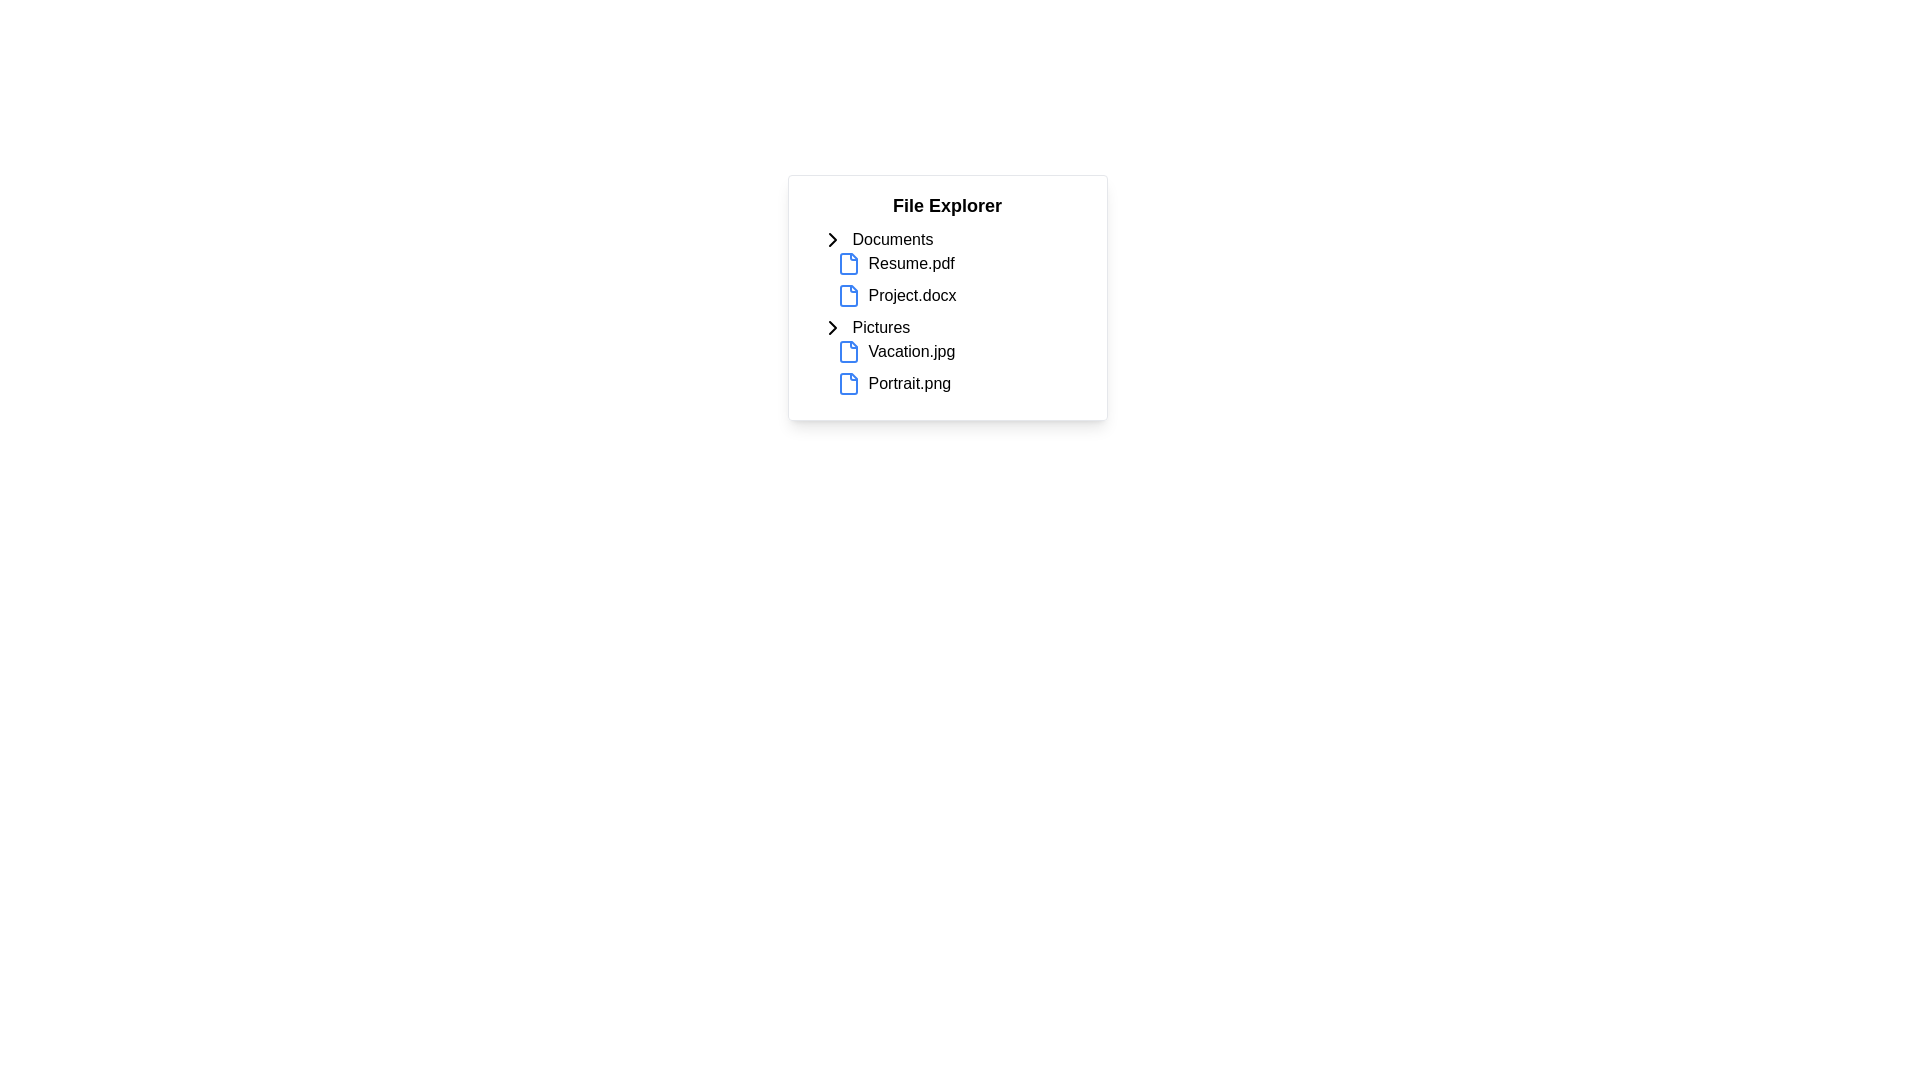  Describe the element at coordinates (832, 238) in the screenshot. I see `the right-pointing arrow icon toggle button adjacent to the 'Documents' label` at that location.